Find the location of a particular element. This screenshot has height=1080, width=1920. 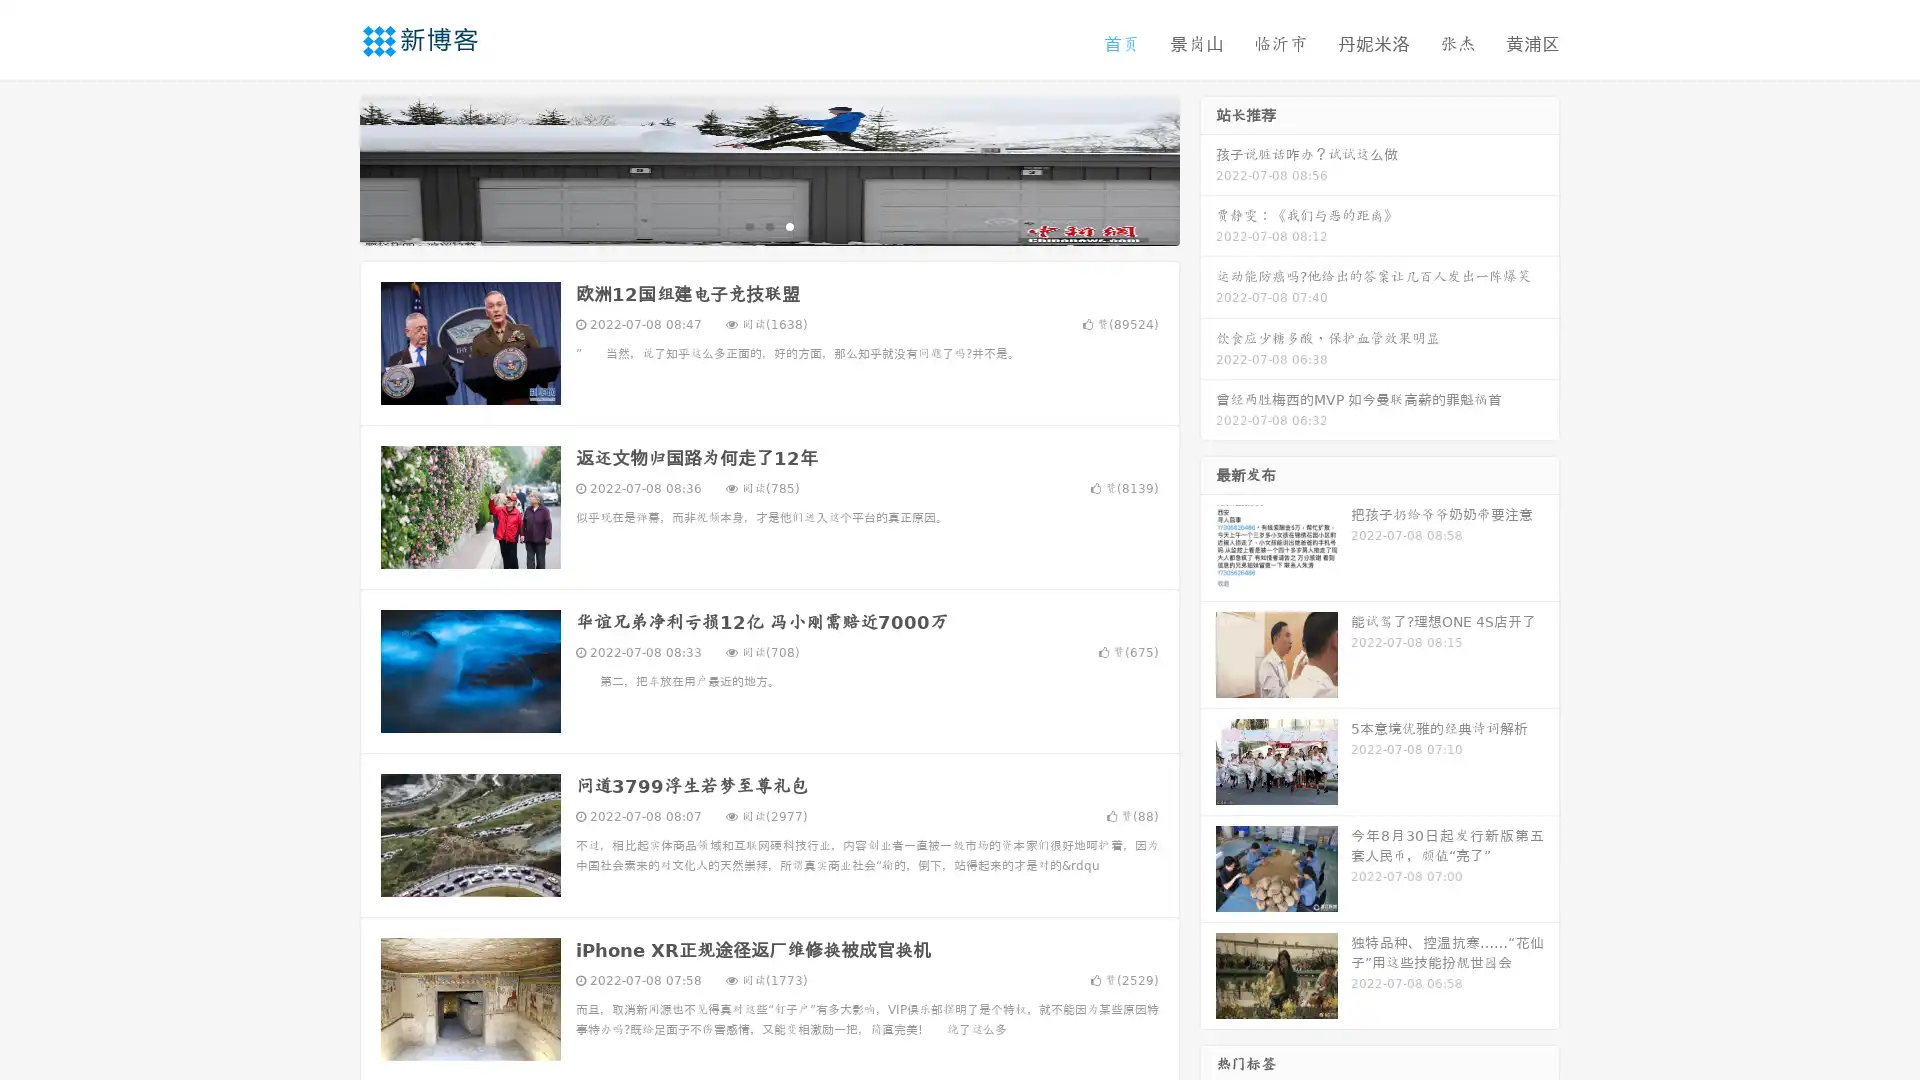

Go to slide 3 is located at coordinates (789, 225).